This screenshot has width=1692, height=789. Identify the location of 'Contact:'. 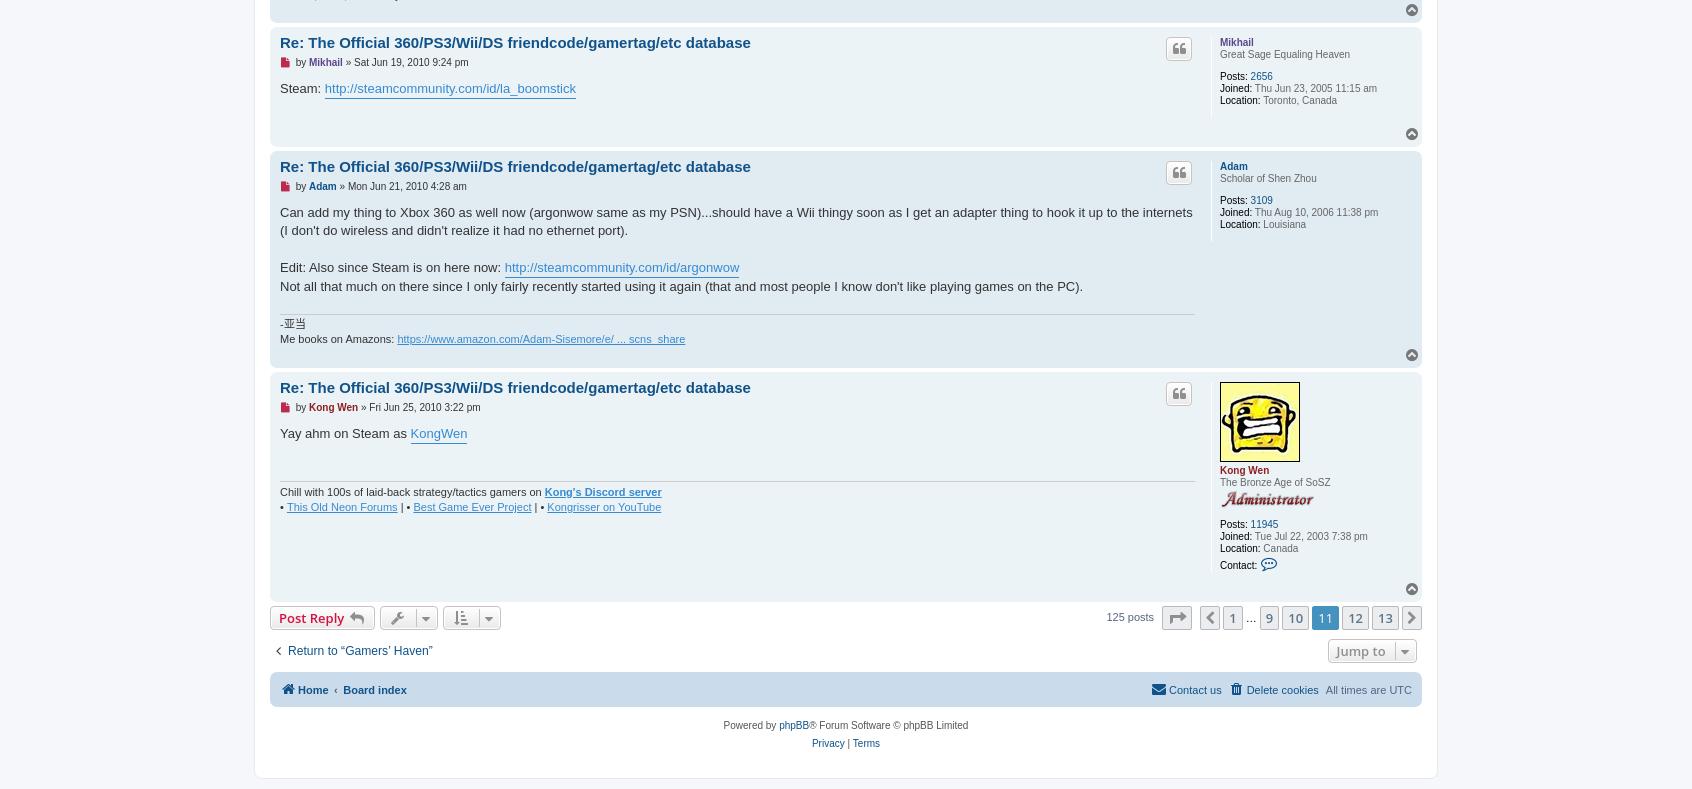
(1238, 564).